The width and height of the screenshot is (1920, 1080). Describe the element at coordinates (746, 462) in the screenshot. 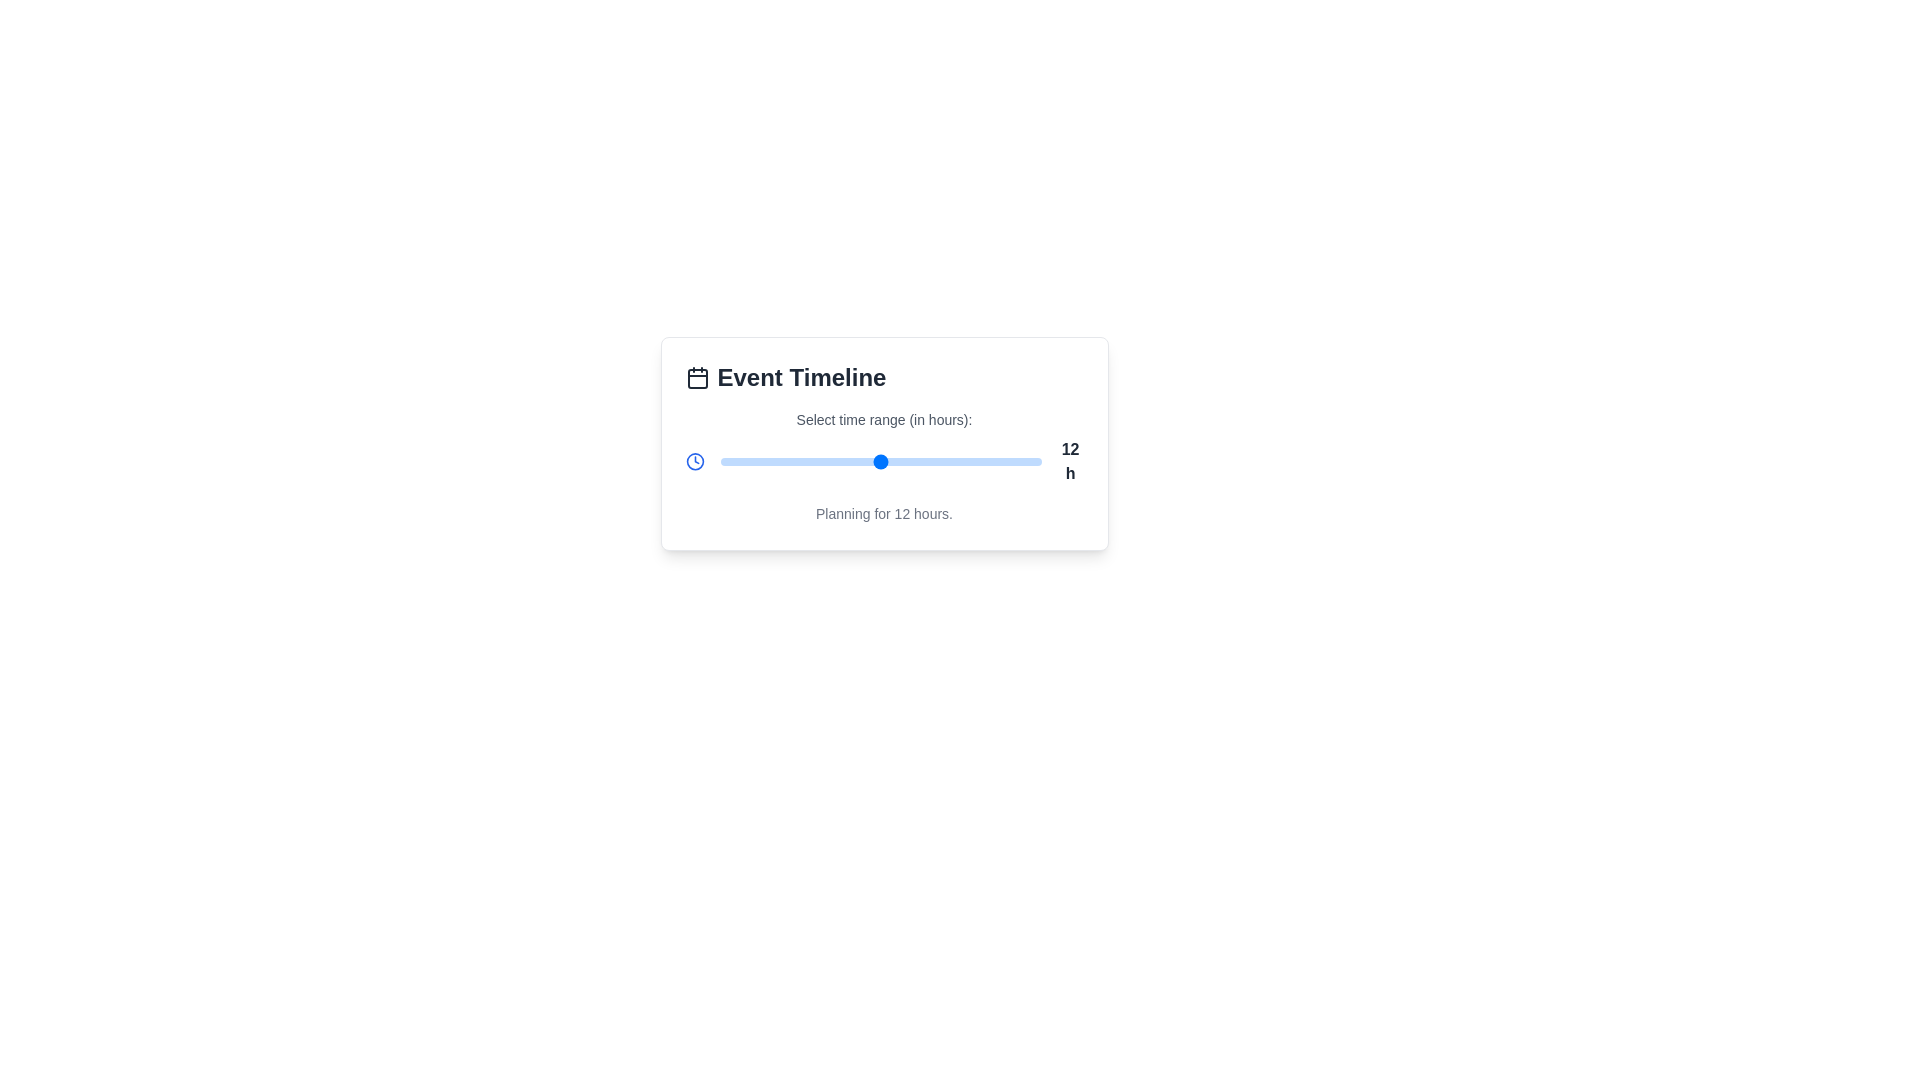

I see `the number of hours` at that location.